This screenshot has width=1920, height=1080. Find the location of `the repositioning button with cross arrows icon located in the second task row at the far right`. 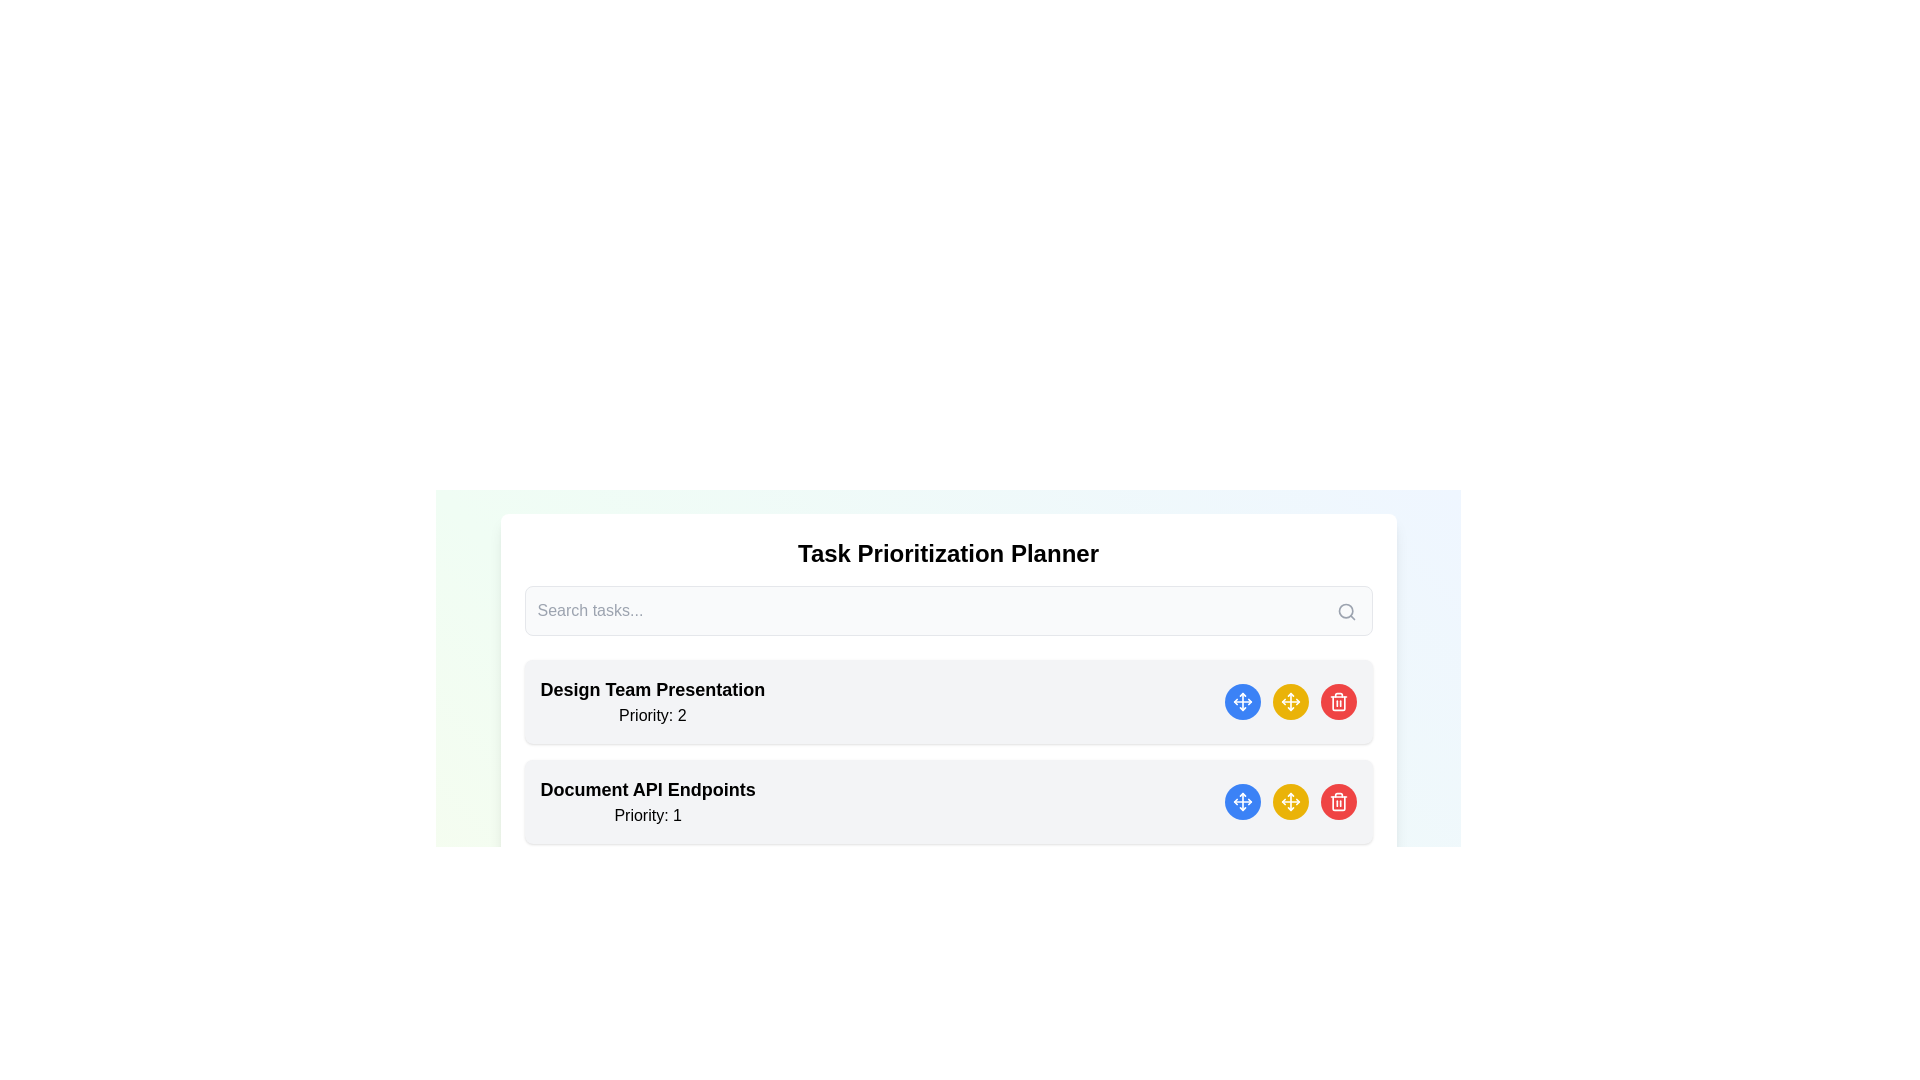

the repositioning button with cross arrows icon located in the second task row at the far right is located at coordinates (1290, 701).